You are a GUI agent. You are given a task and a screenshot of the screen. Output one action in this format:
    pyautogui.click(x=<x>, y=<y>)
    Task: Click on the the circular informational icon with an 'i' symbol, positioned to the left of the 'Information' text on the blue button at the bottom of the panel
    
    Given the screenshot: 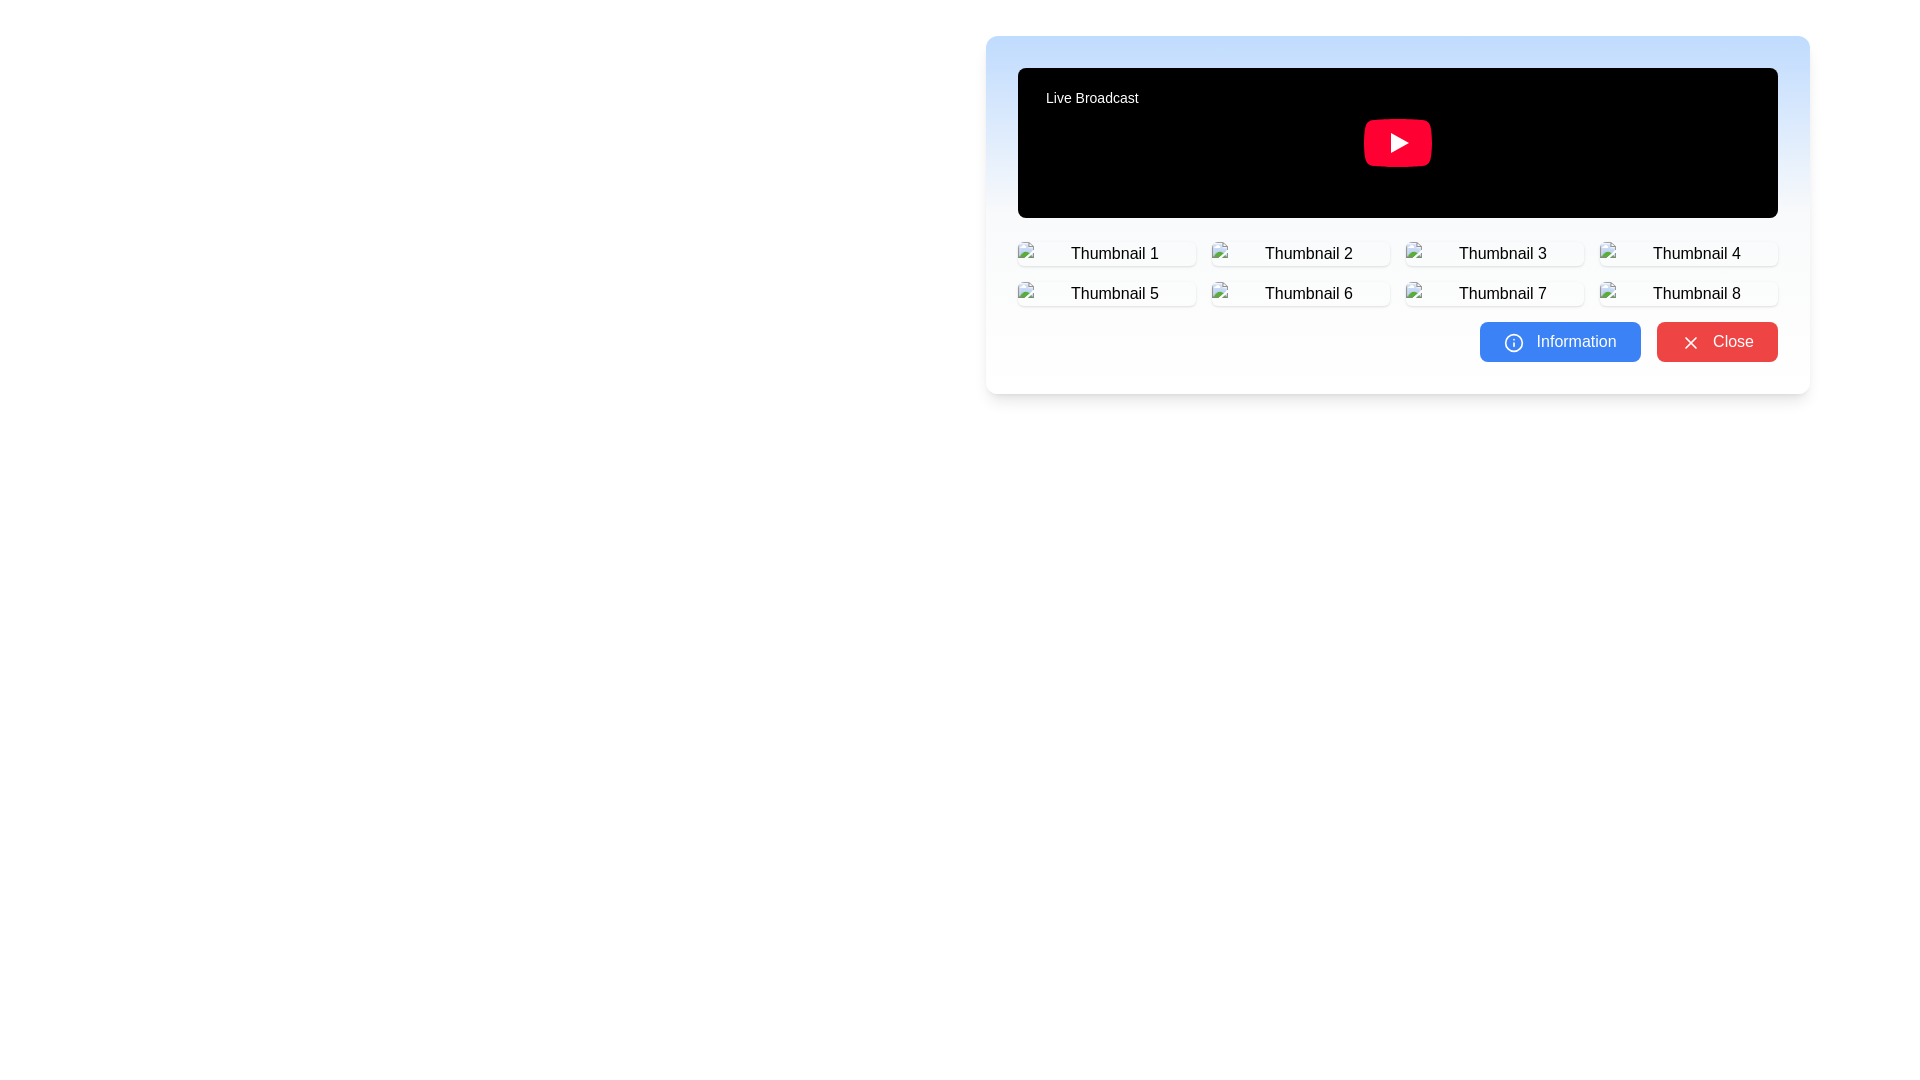 What is the action you would take?
    pyautogui.click(x=1514, y=341)
    